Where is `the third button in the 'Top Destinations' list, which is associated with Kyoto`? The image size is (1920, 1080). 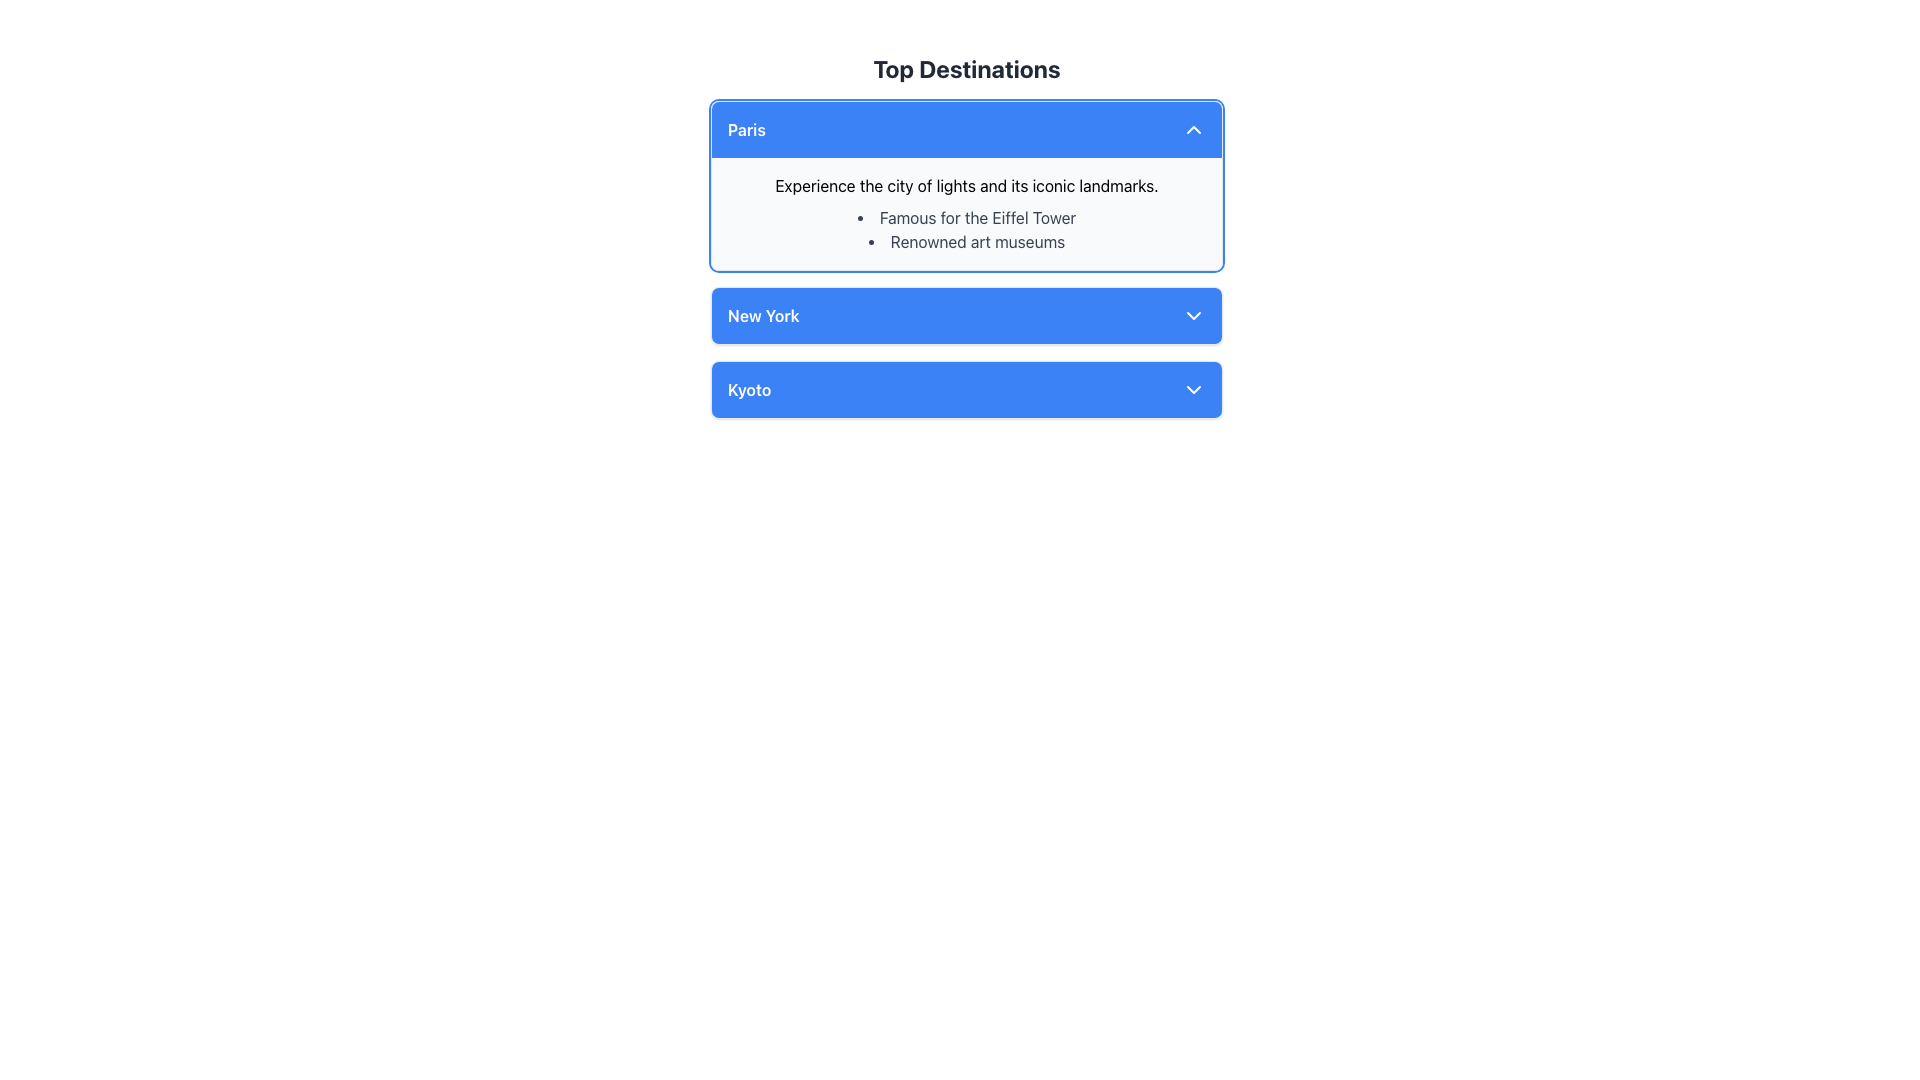
the third button in the 'Top Destinations' list, which is associated with Kyoto is located at coordinates (966, 389).